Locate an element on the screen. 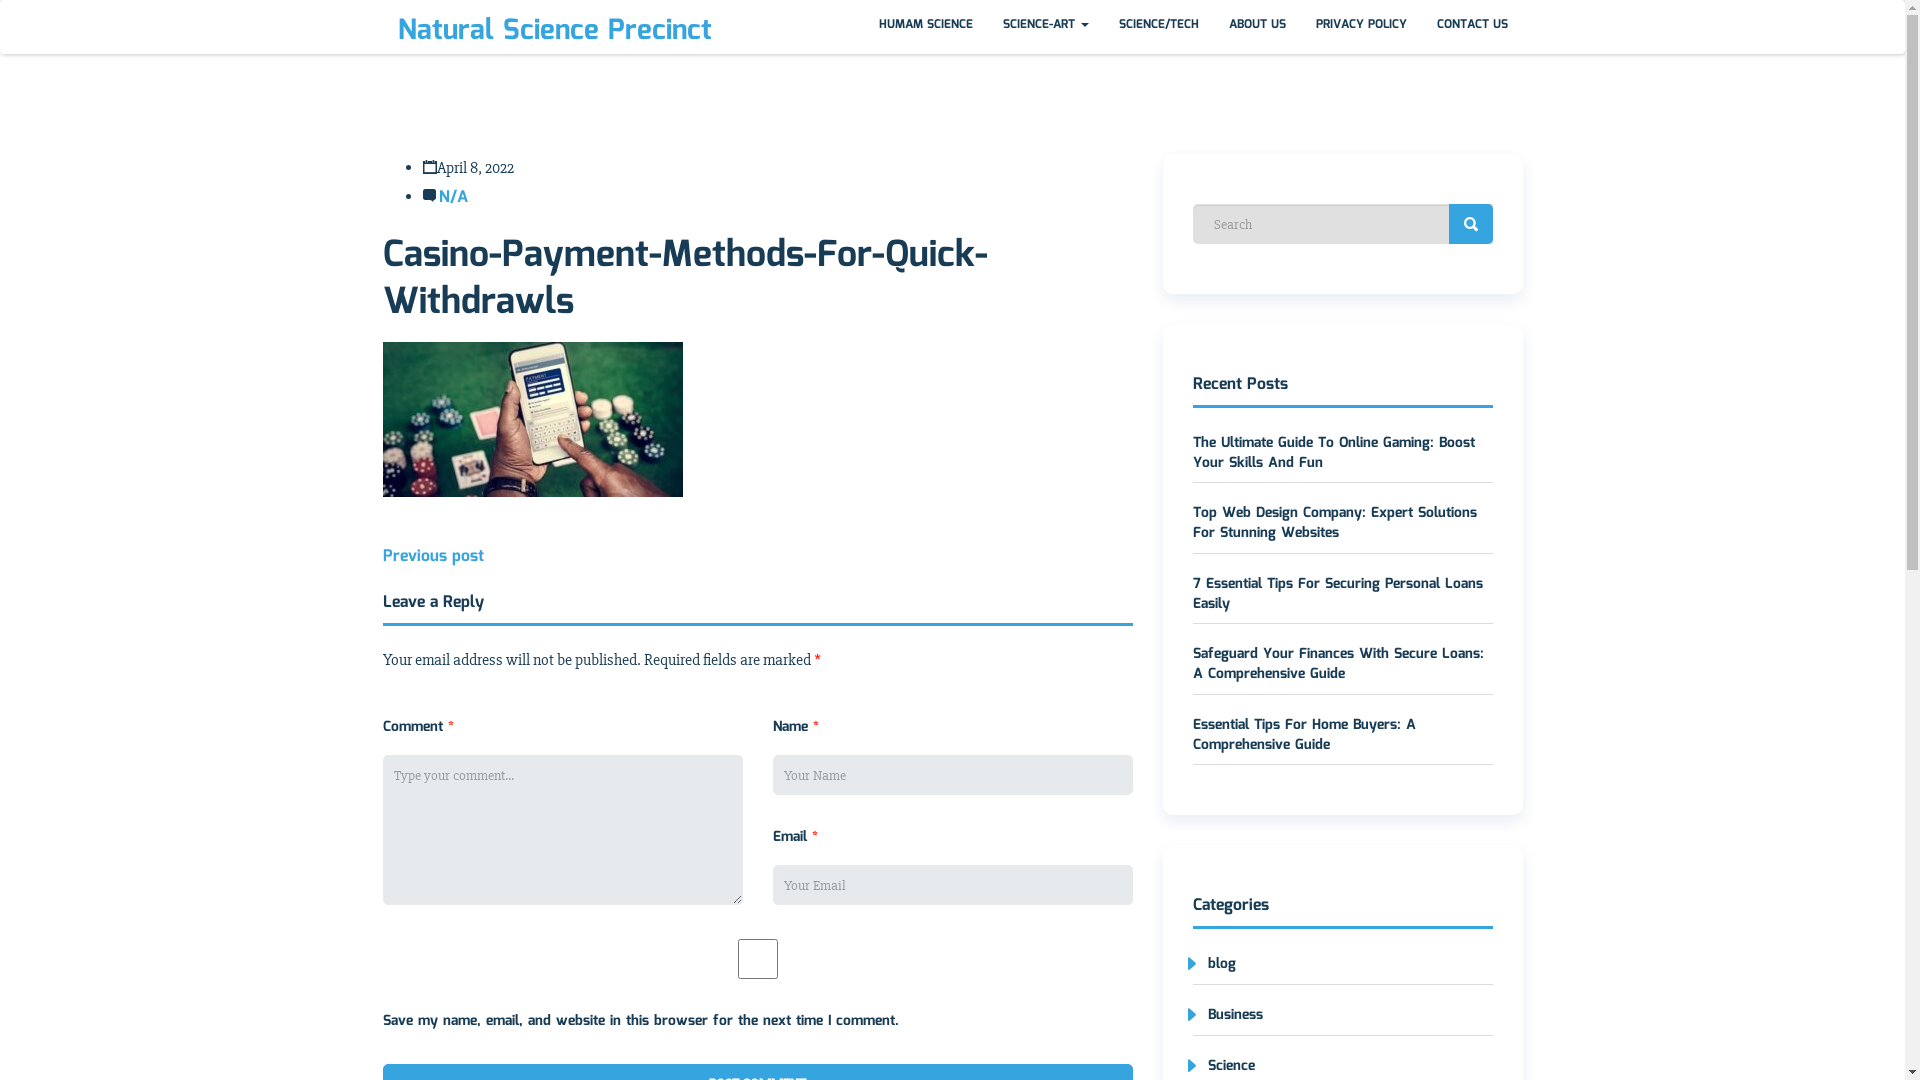 The image size is (1920, 1080). 'Business' is located at coordinates (1226, 1014).